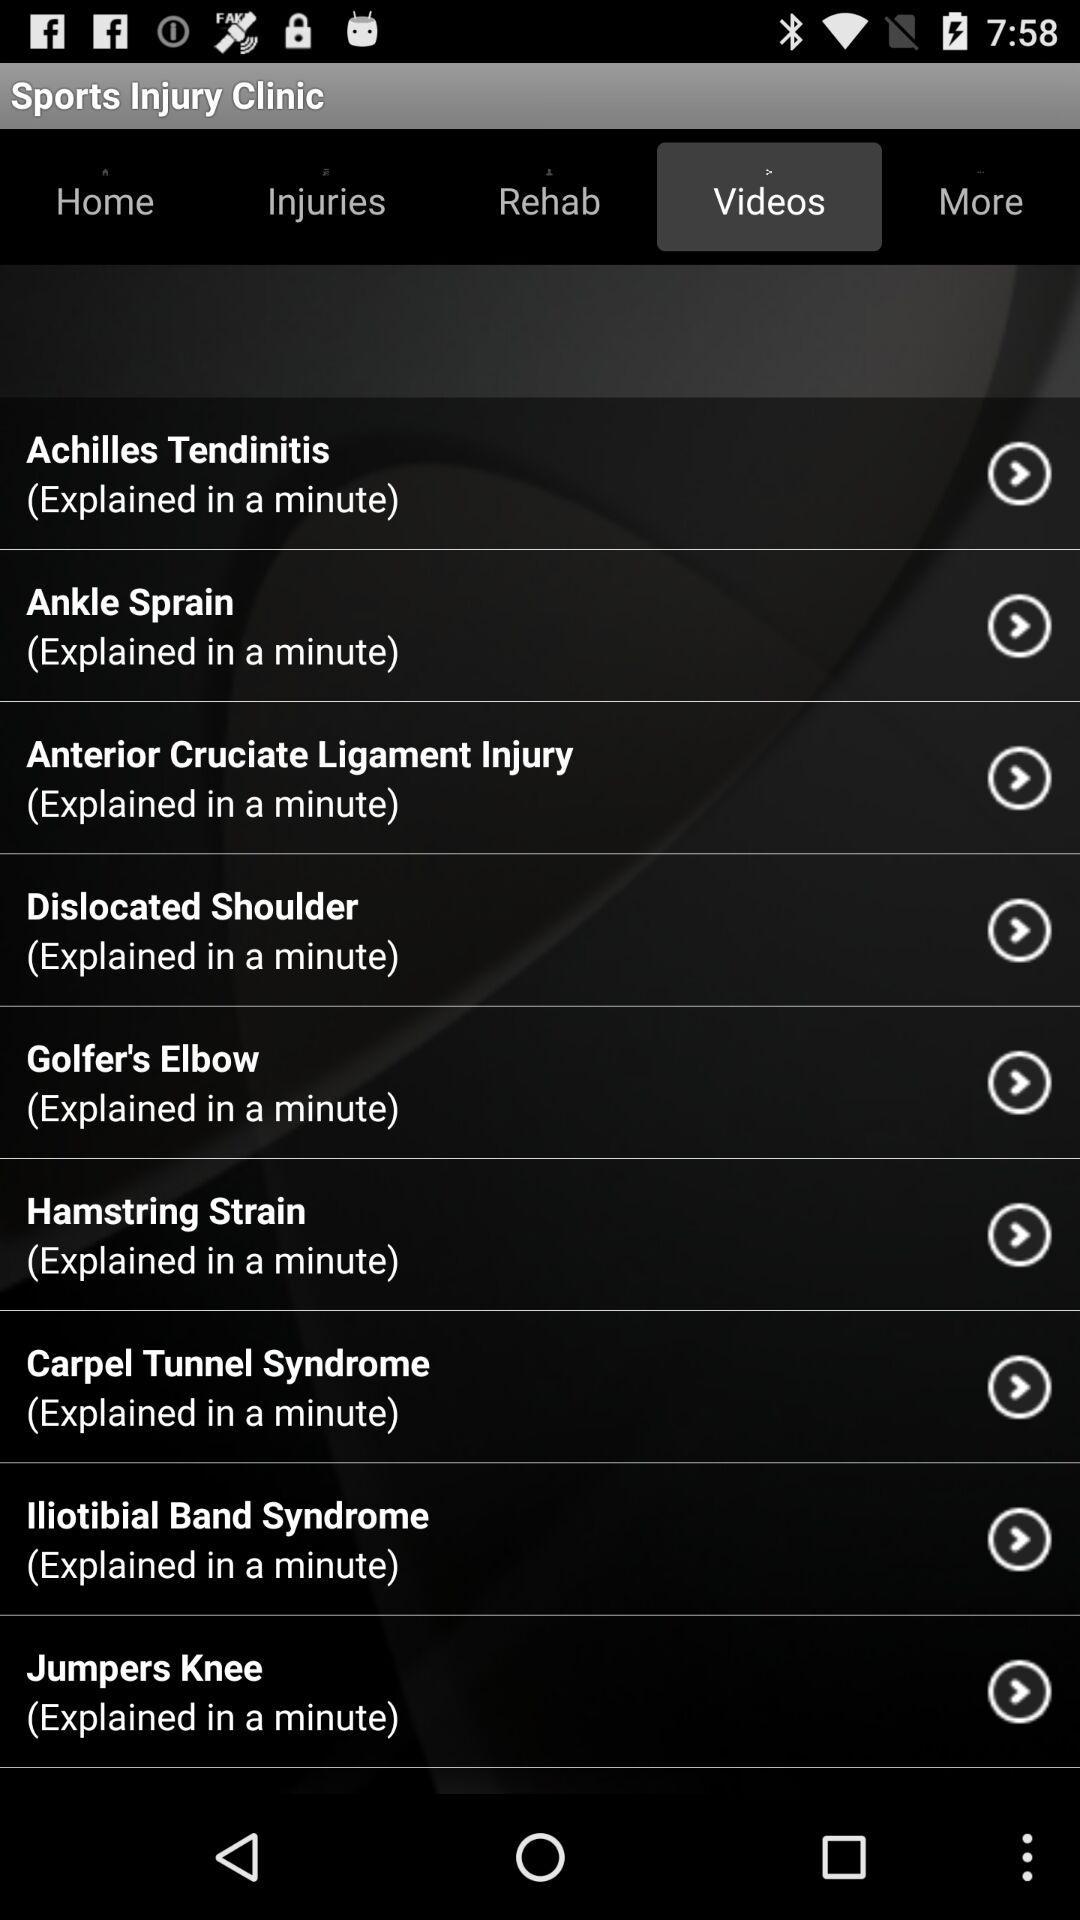  I want to click on the icon above explained in a, so click(143, 1666).